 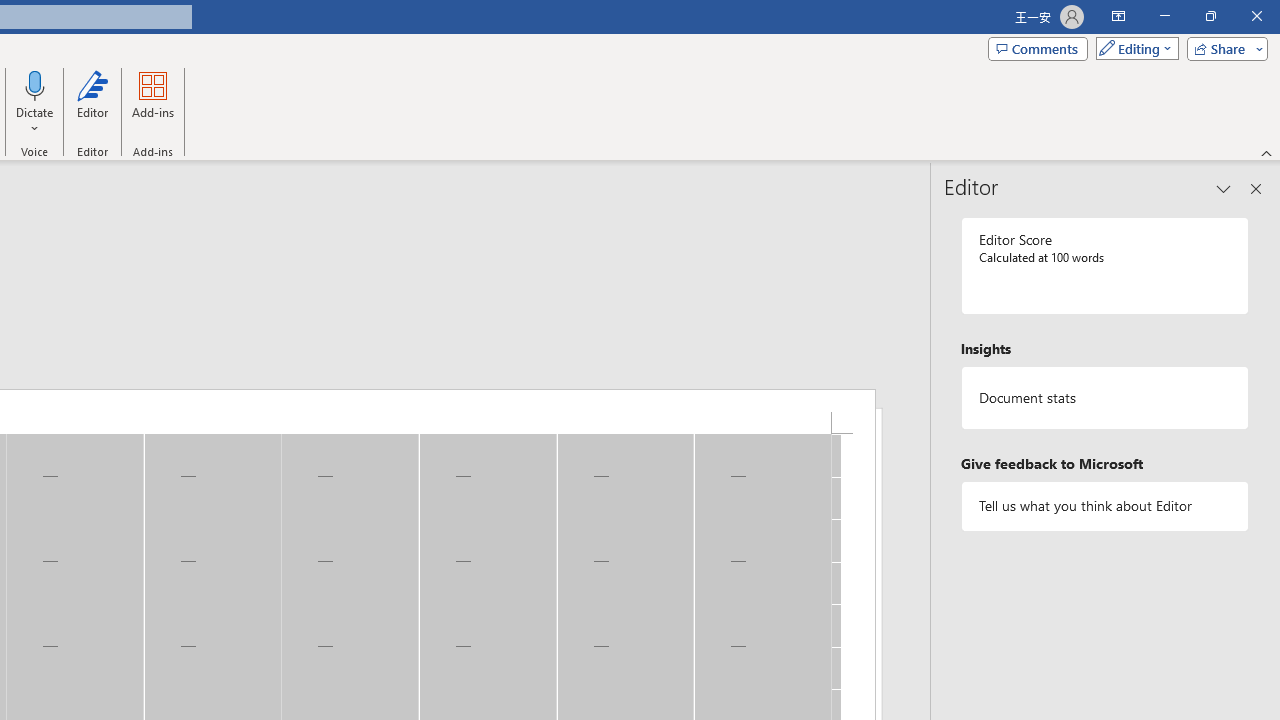 What do you see at coordinates (1255, 16) in the screenshot?
I see `'Close'` at bounding box center [1255, 16].